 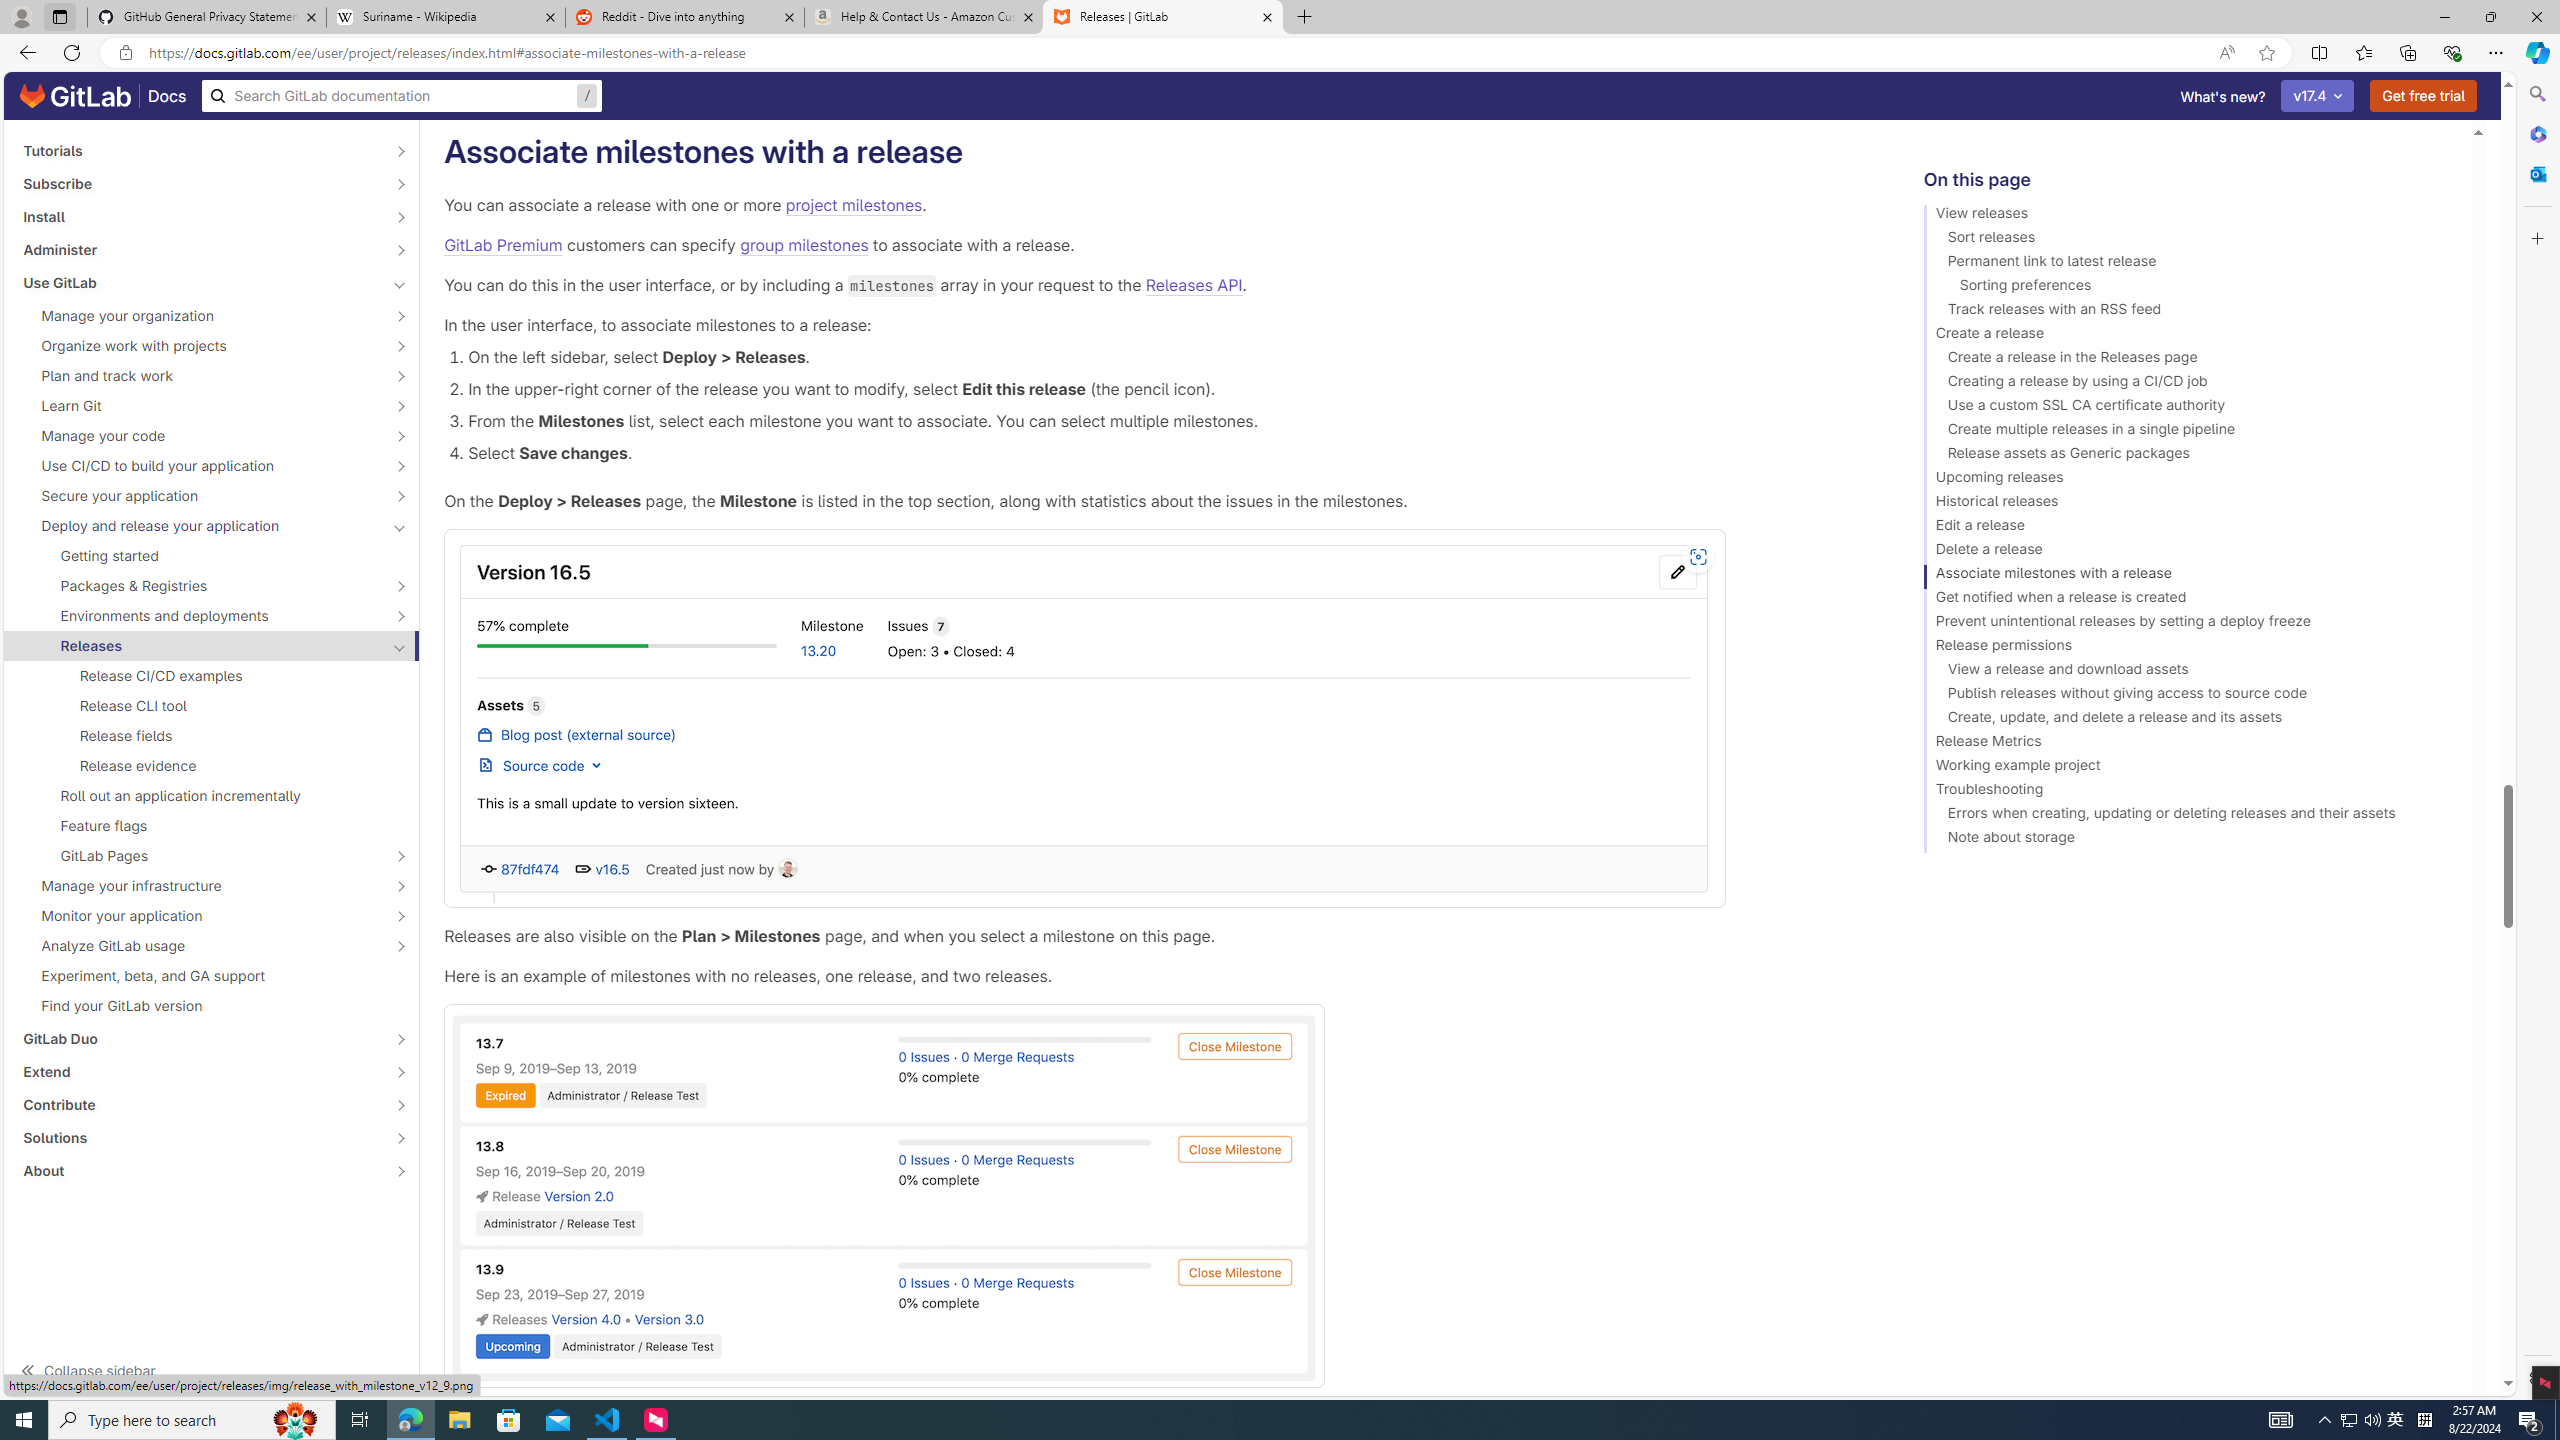 What do you see at coordinates (2188, 407) in the screenshot?
I see `'Use a custom SSL CA certificate authority'` at bounding box center [2188, 407].